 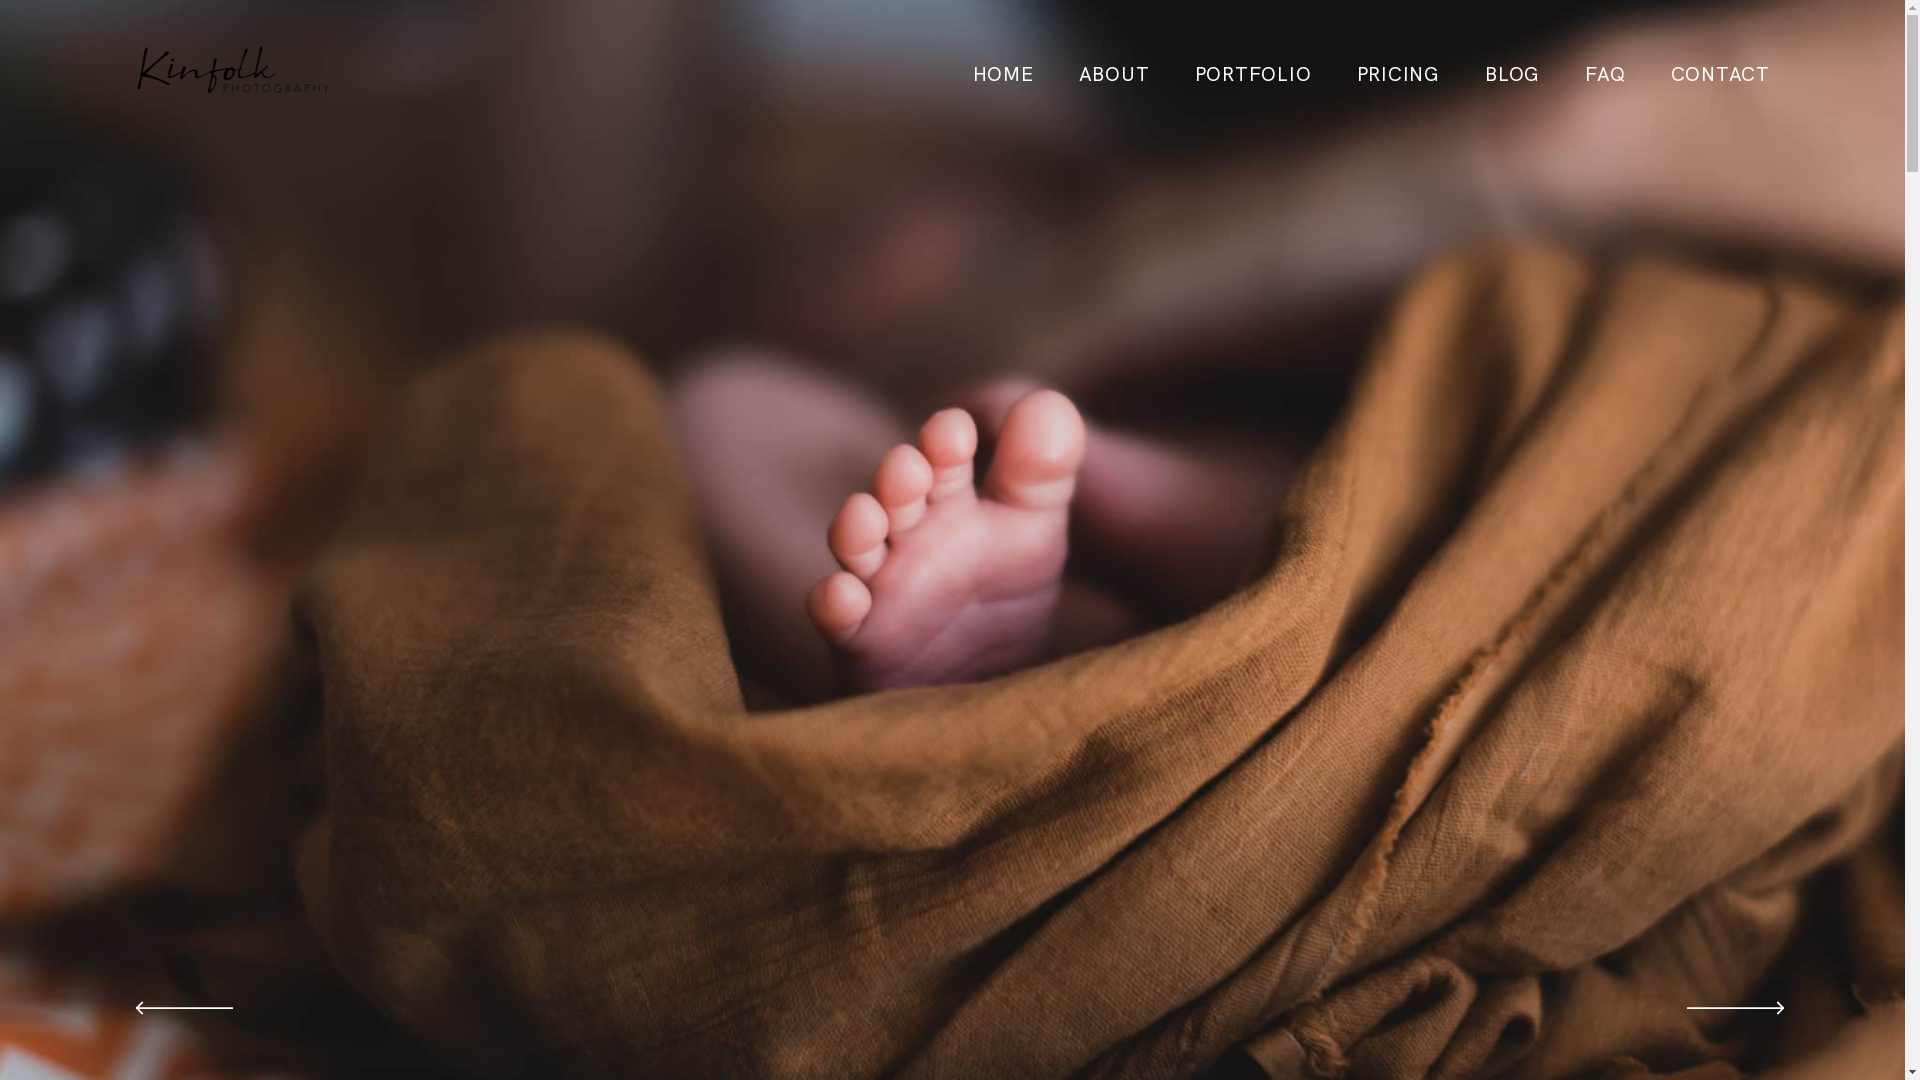 What do you see at coordinates (1512, 73) in the screenshot?
I see `'BLOG'` at bounding box center [1512, 73].